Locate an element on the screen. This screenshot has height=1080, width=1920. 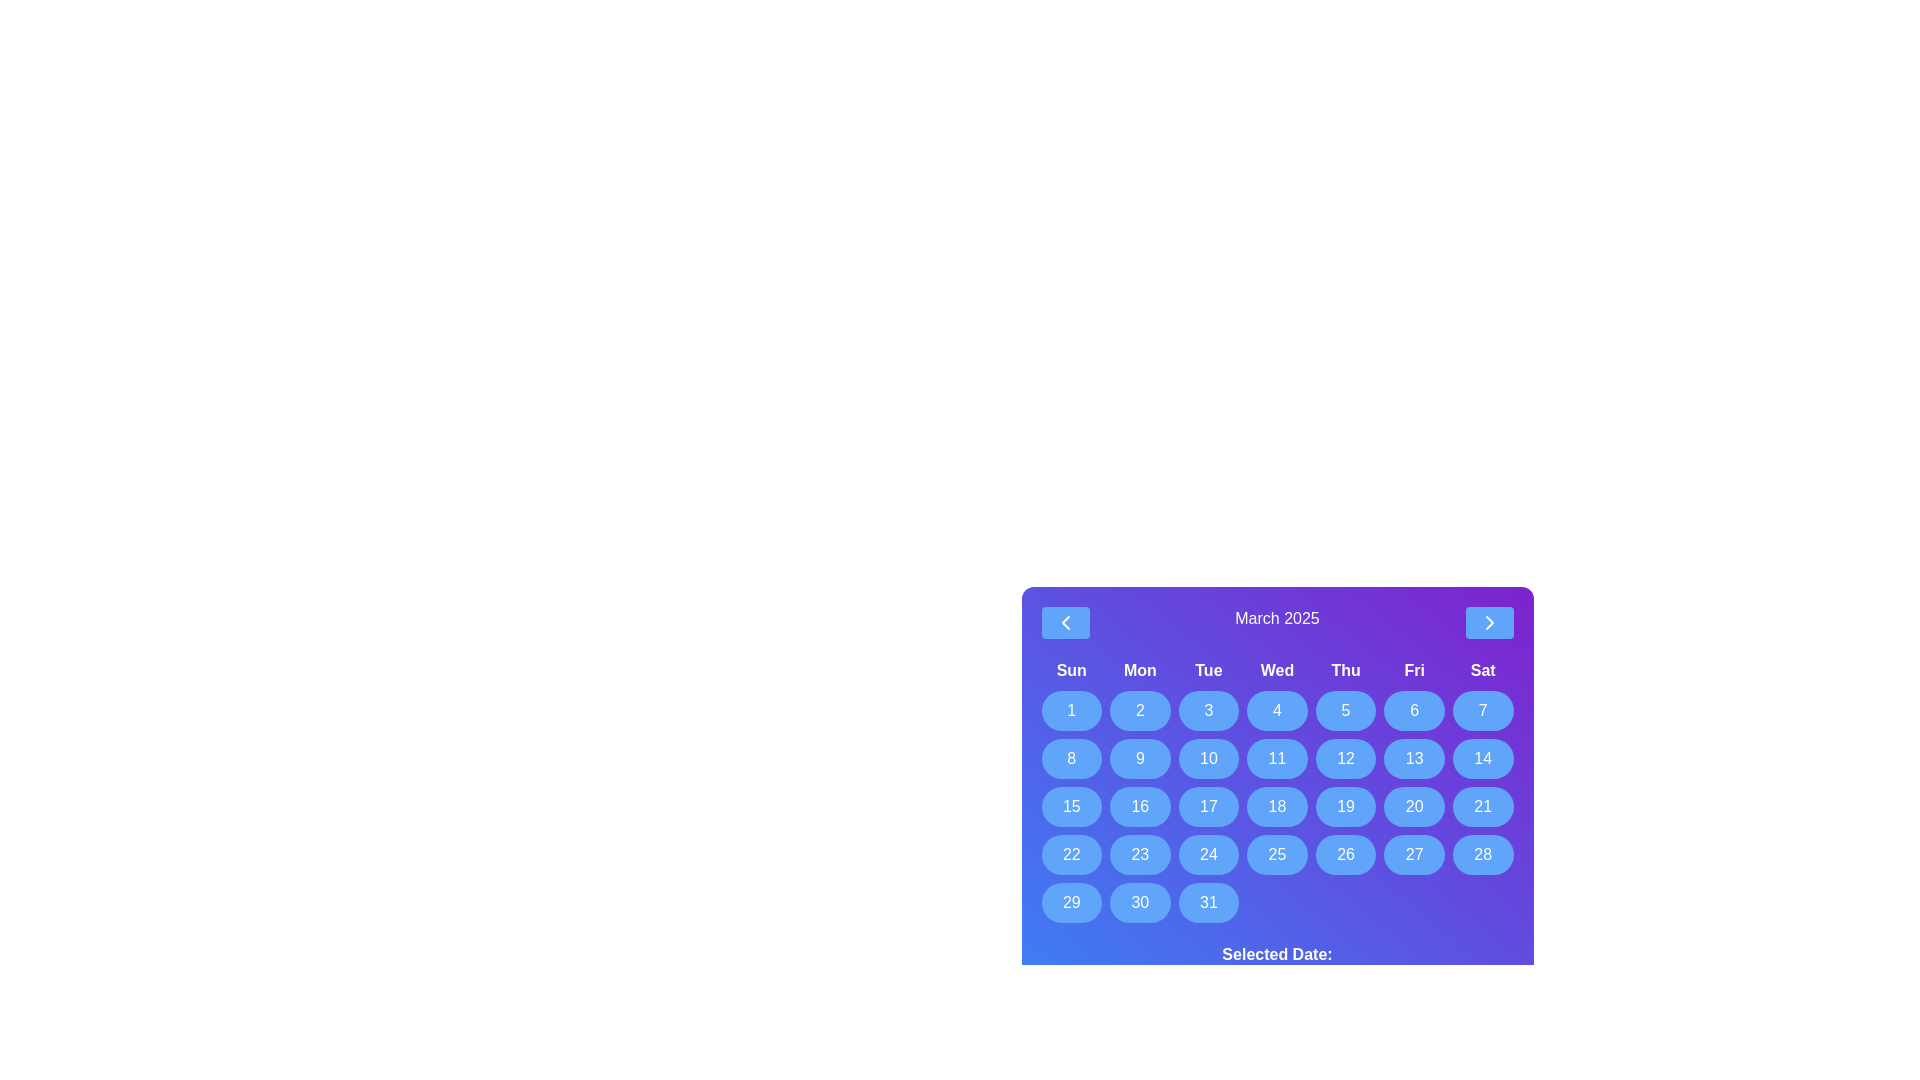
the 11th day button in the calendar, located under the 'Wed' column, to change its background color is located at coordinates (1276, 759).